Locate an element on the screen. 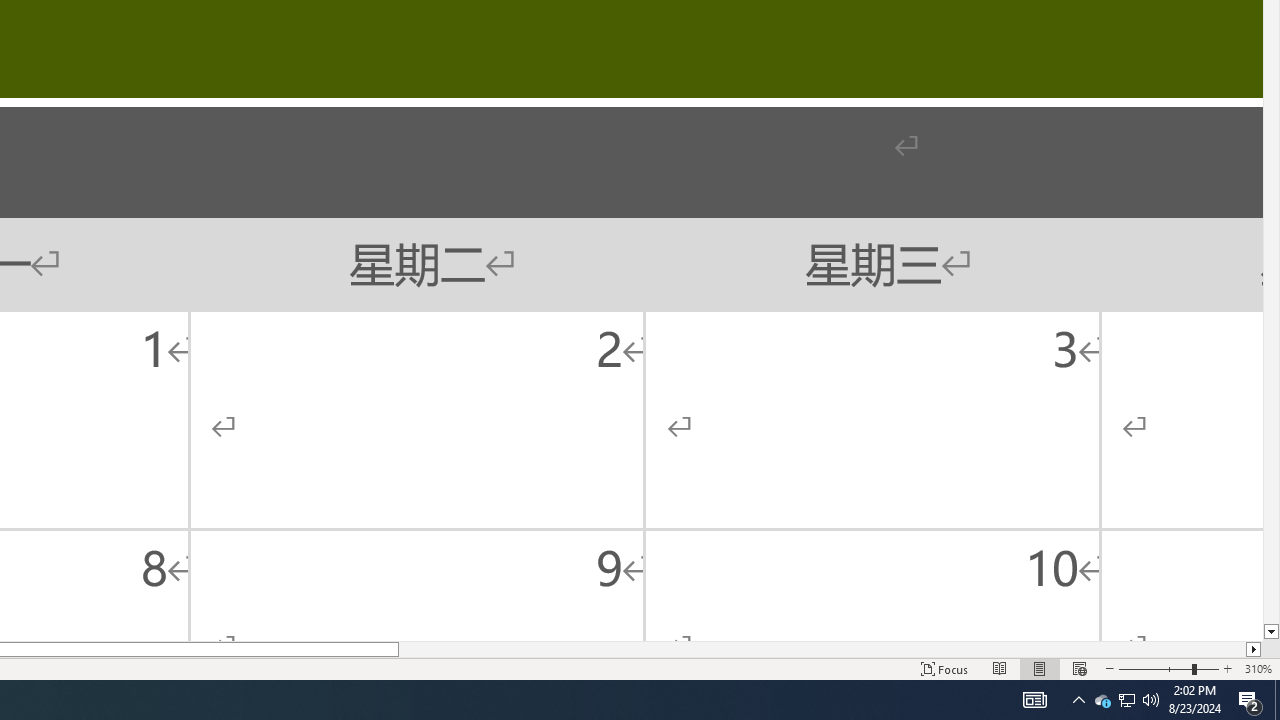 The height and width of the screenshot is (720, 1280). 'Focus ' is located at coordinates (943, 669).